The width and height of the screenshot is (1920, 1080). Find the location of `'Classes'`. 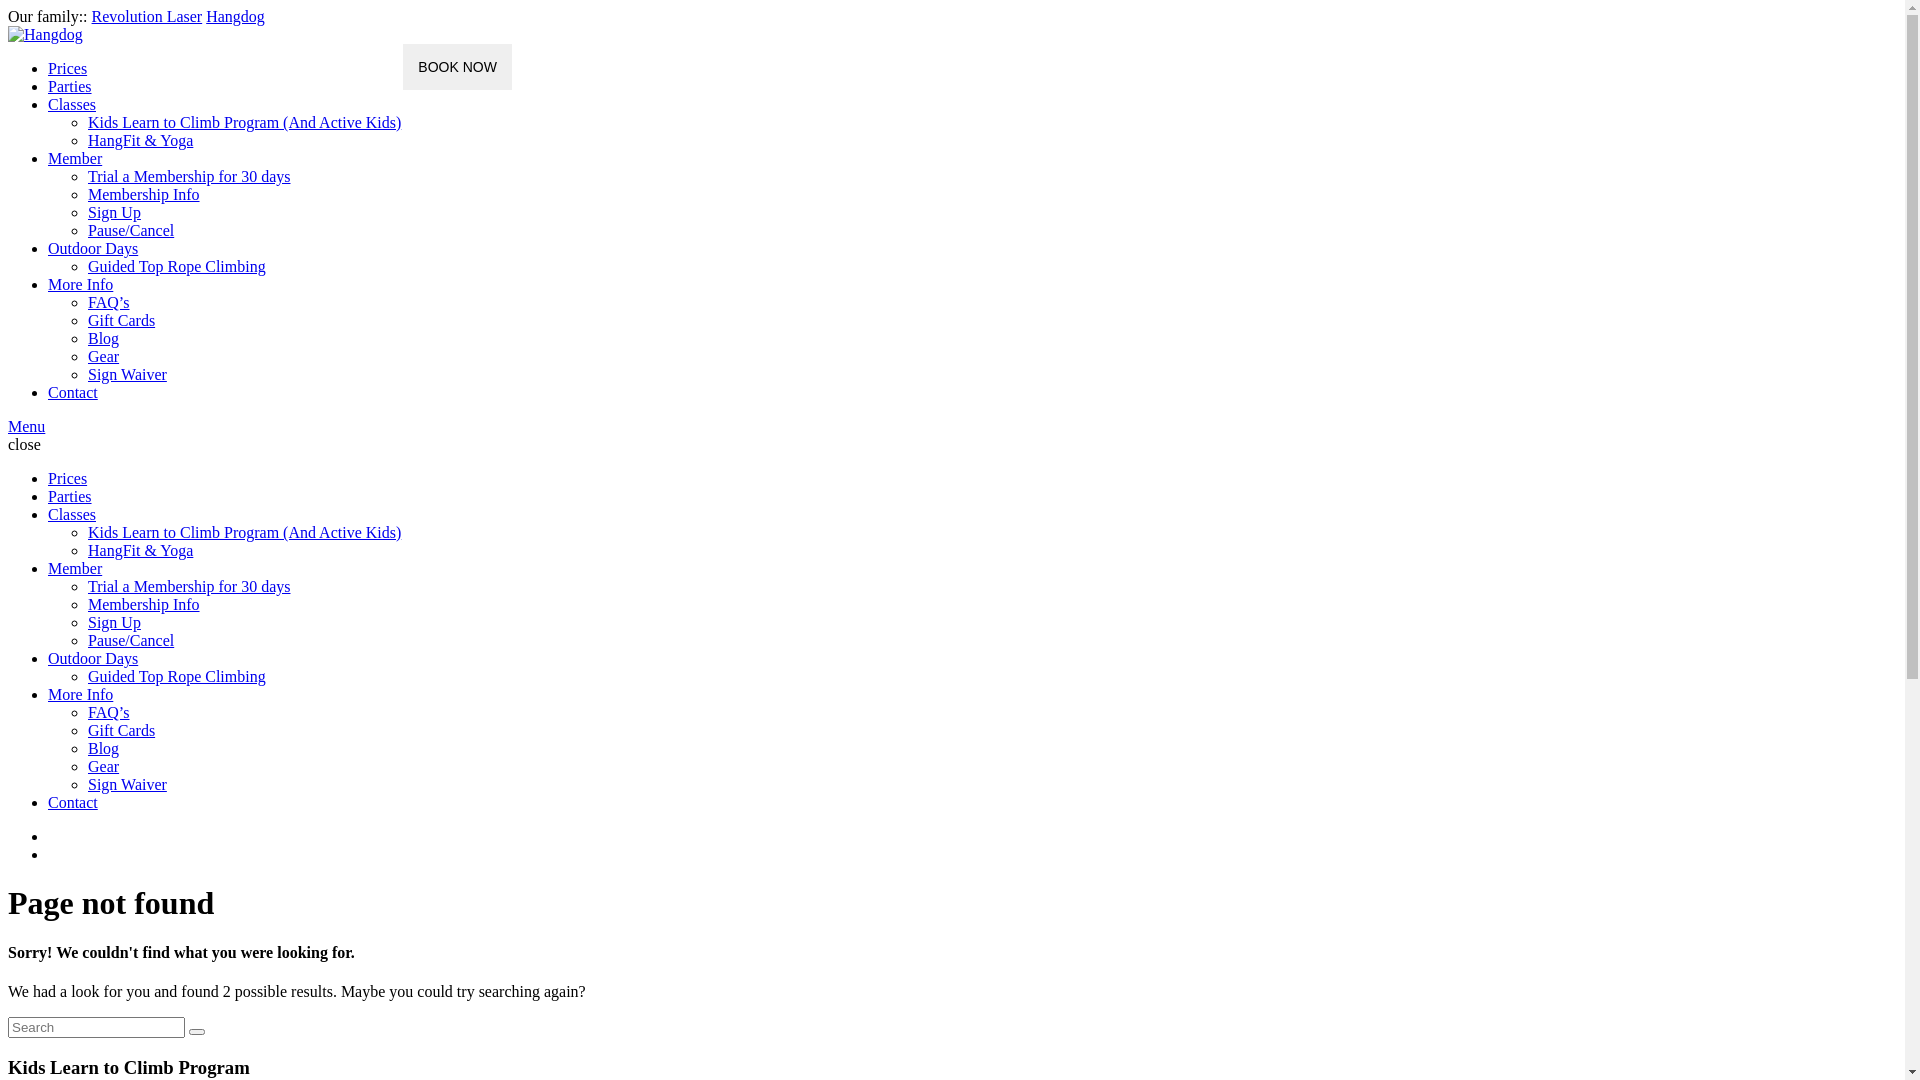

'Classes' is located at coordinates (72, 513).